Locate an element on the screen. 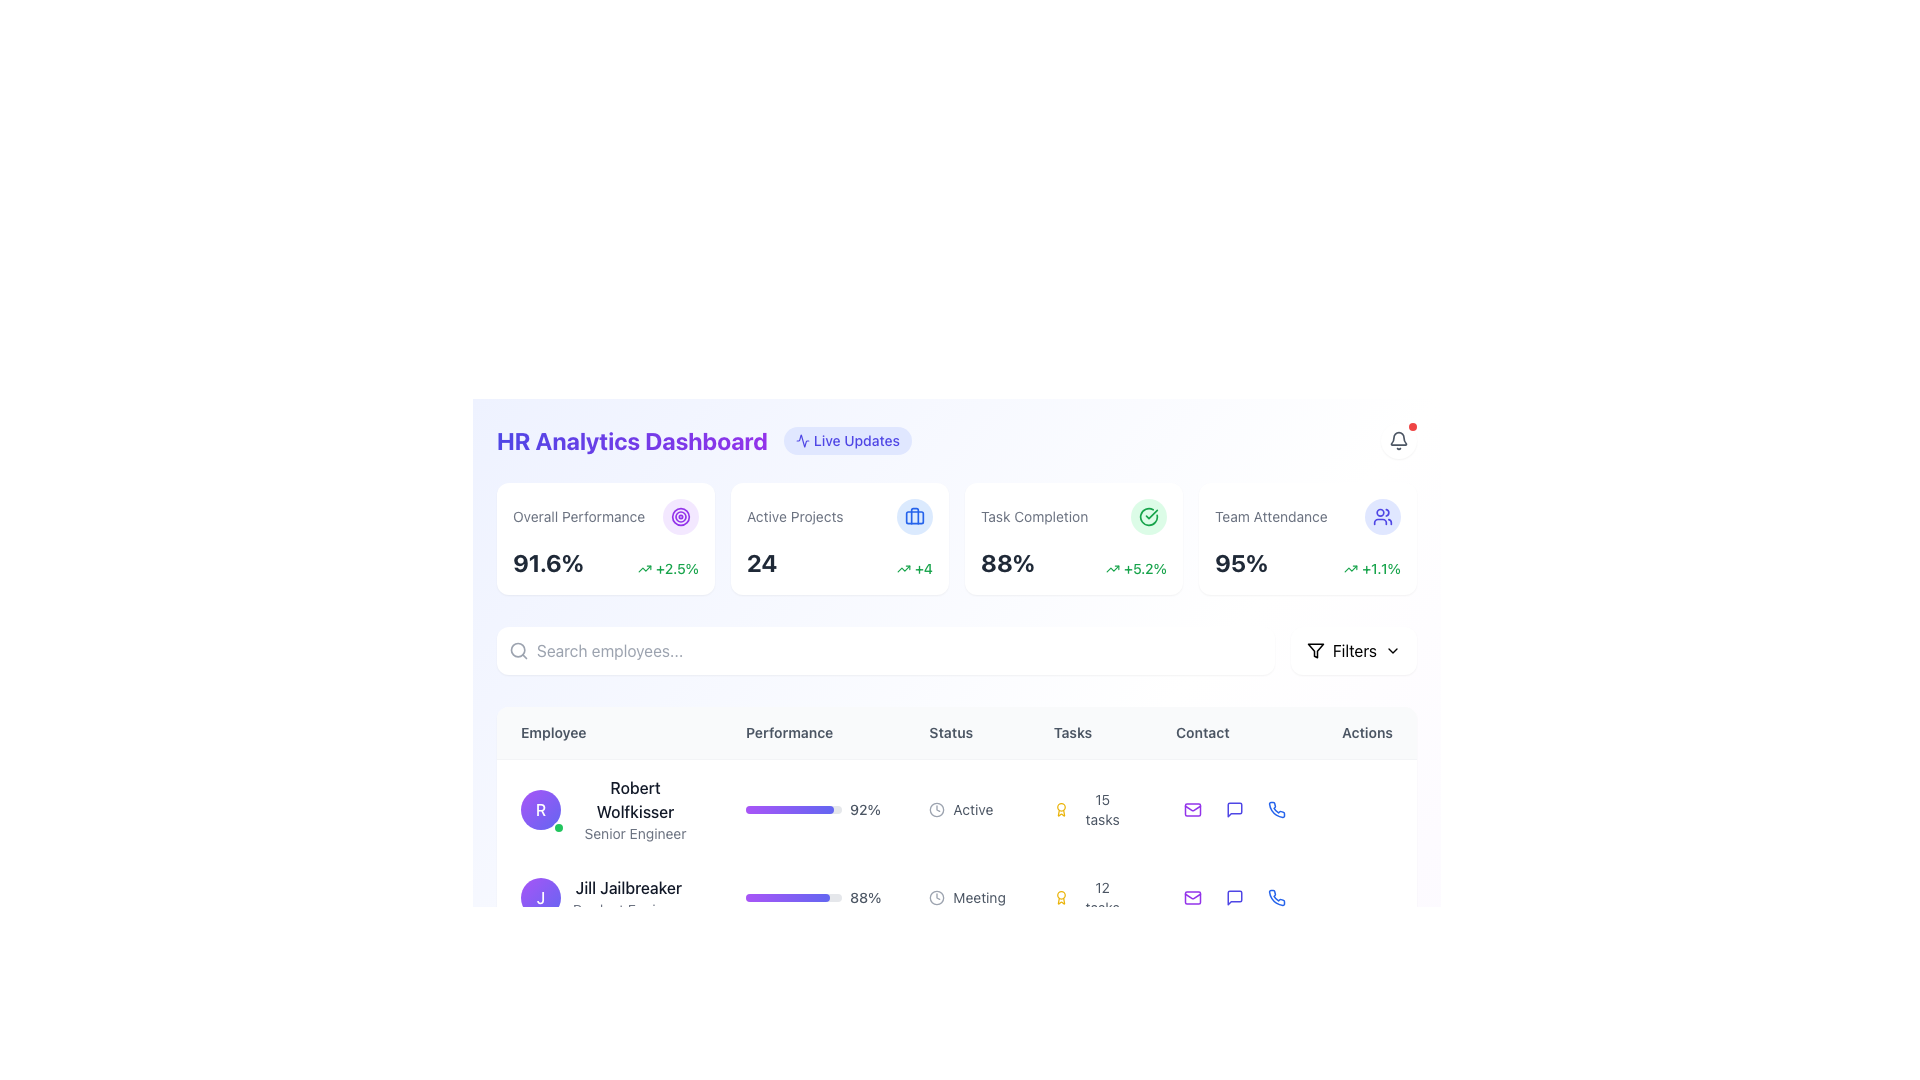 This screenshot has width=1920, height=1080. the Interactive Icon representing the messaging feature for 'Jill Jailbreaker' located in the 'Contact' column, between the email and phone icons is located at coordinates (1234, 897).